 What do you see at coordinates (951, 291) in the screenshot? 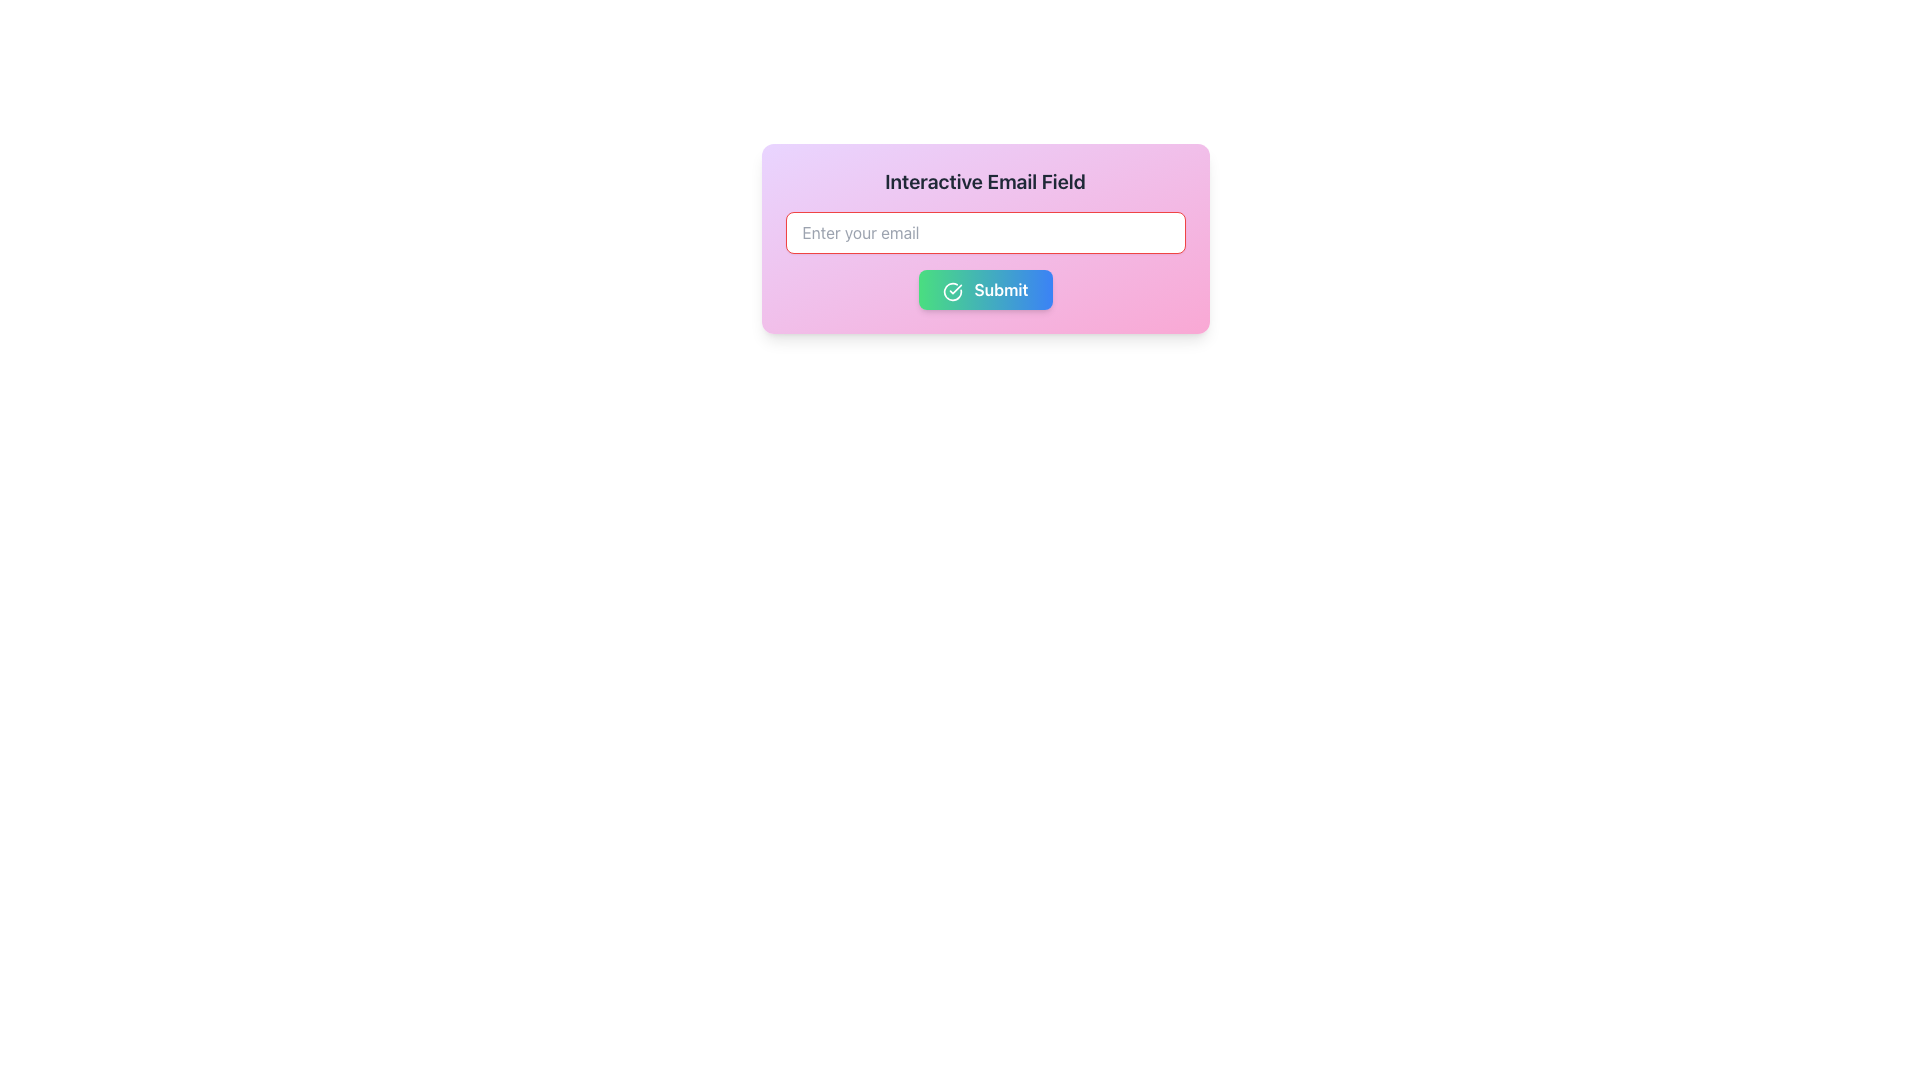
I see `the circular green check icon located to the left and slightly above the center of the 'Submit' button, which precedes the 'Submit' label text` at bounding box center [951, 291].